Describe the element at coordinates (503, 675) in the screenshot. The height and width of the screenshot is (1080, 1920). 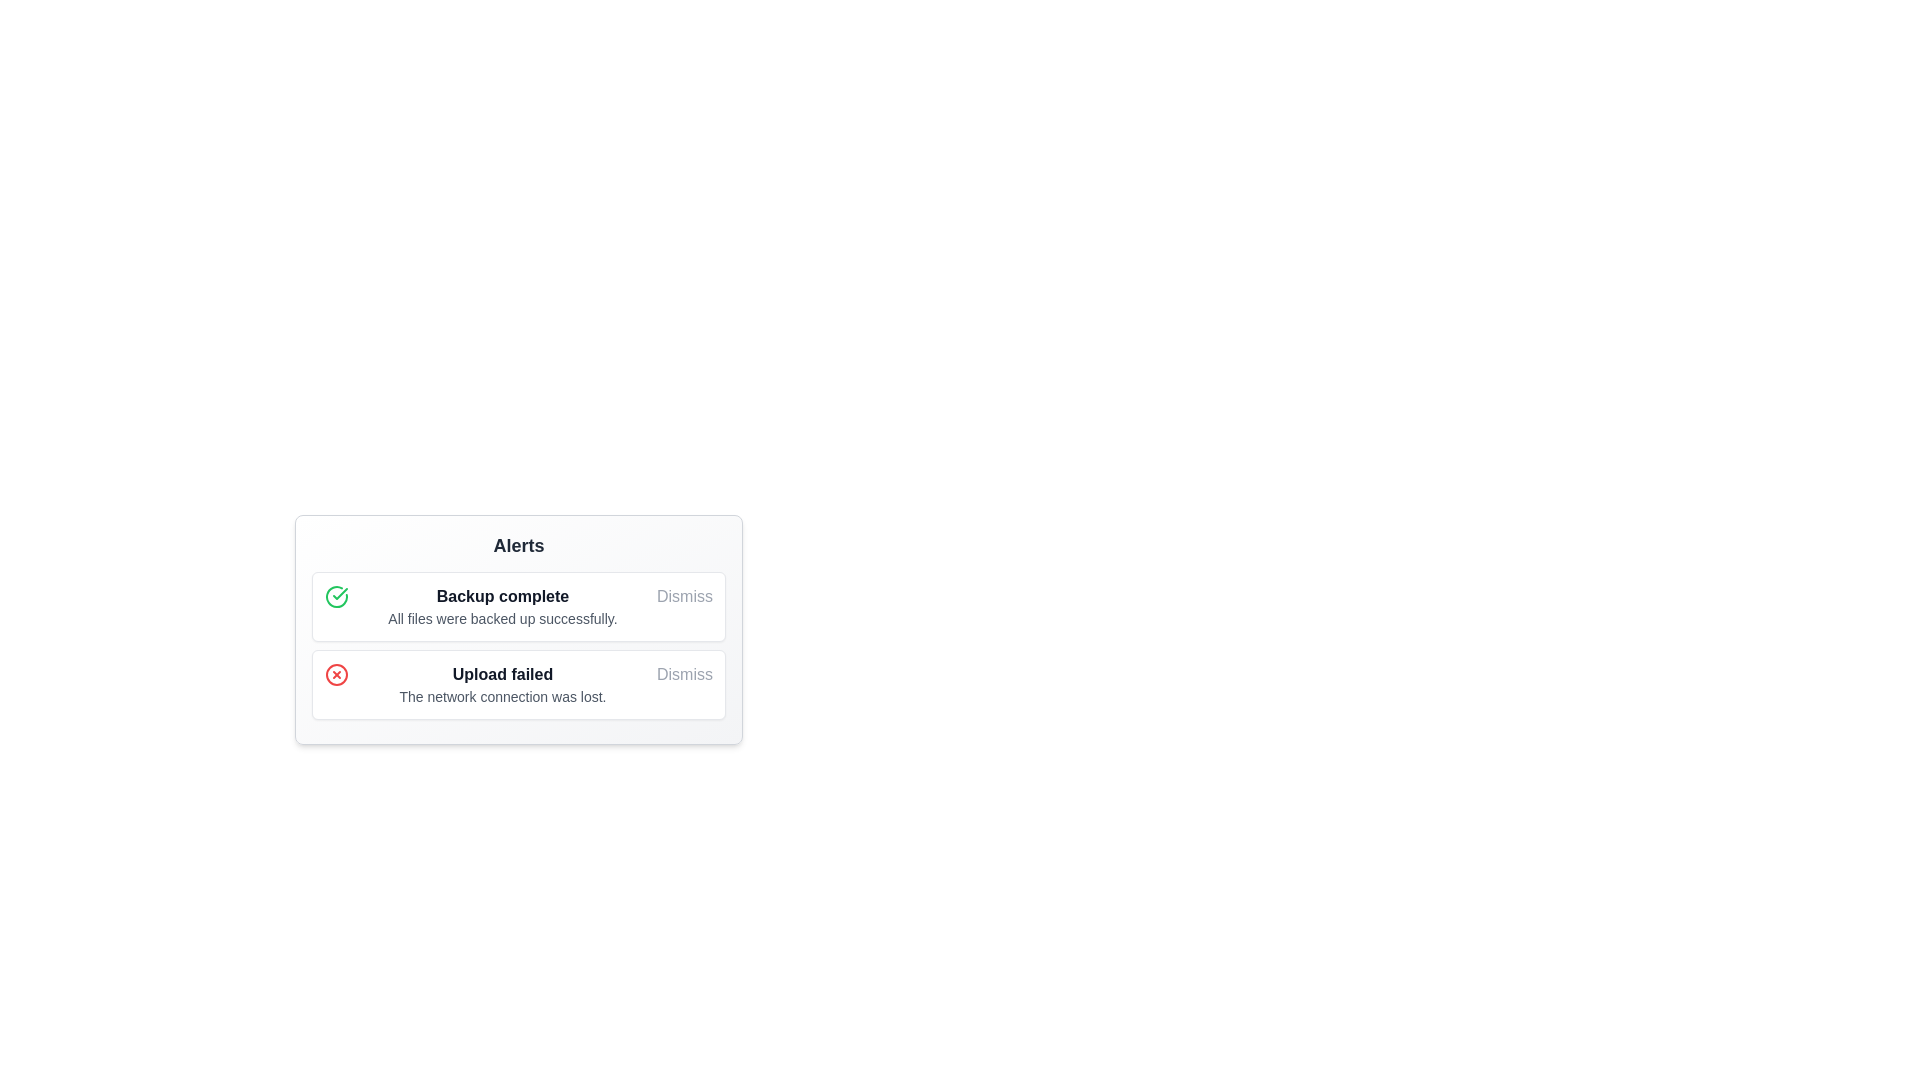
I see `message displayed in the alert box that states 'Upload failed', which is styled with bold text and is part of a failed upload status notification` at that location.